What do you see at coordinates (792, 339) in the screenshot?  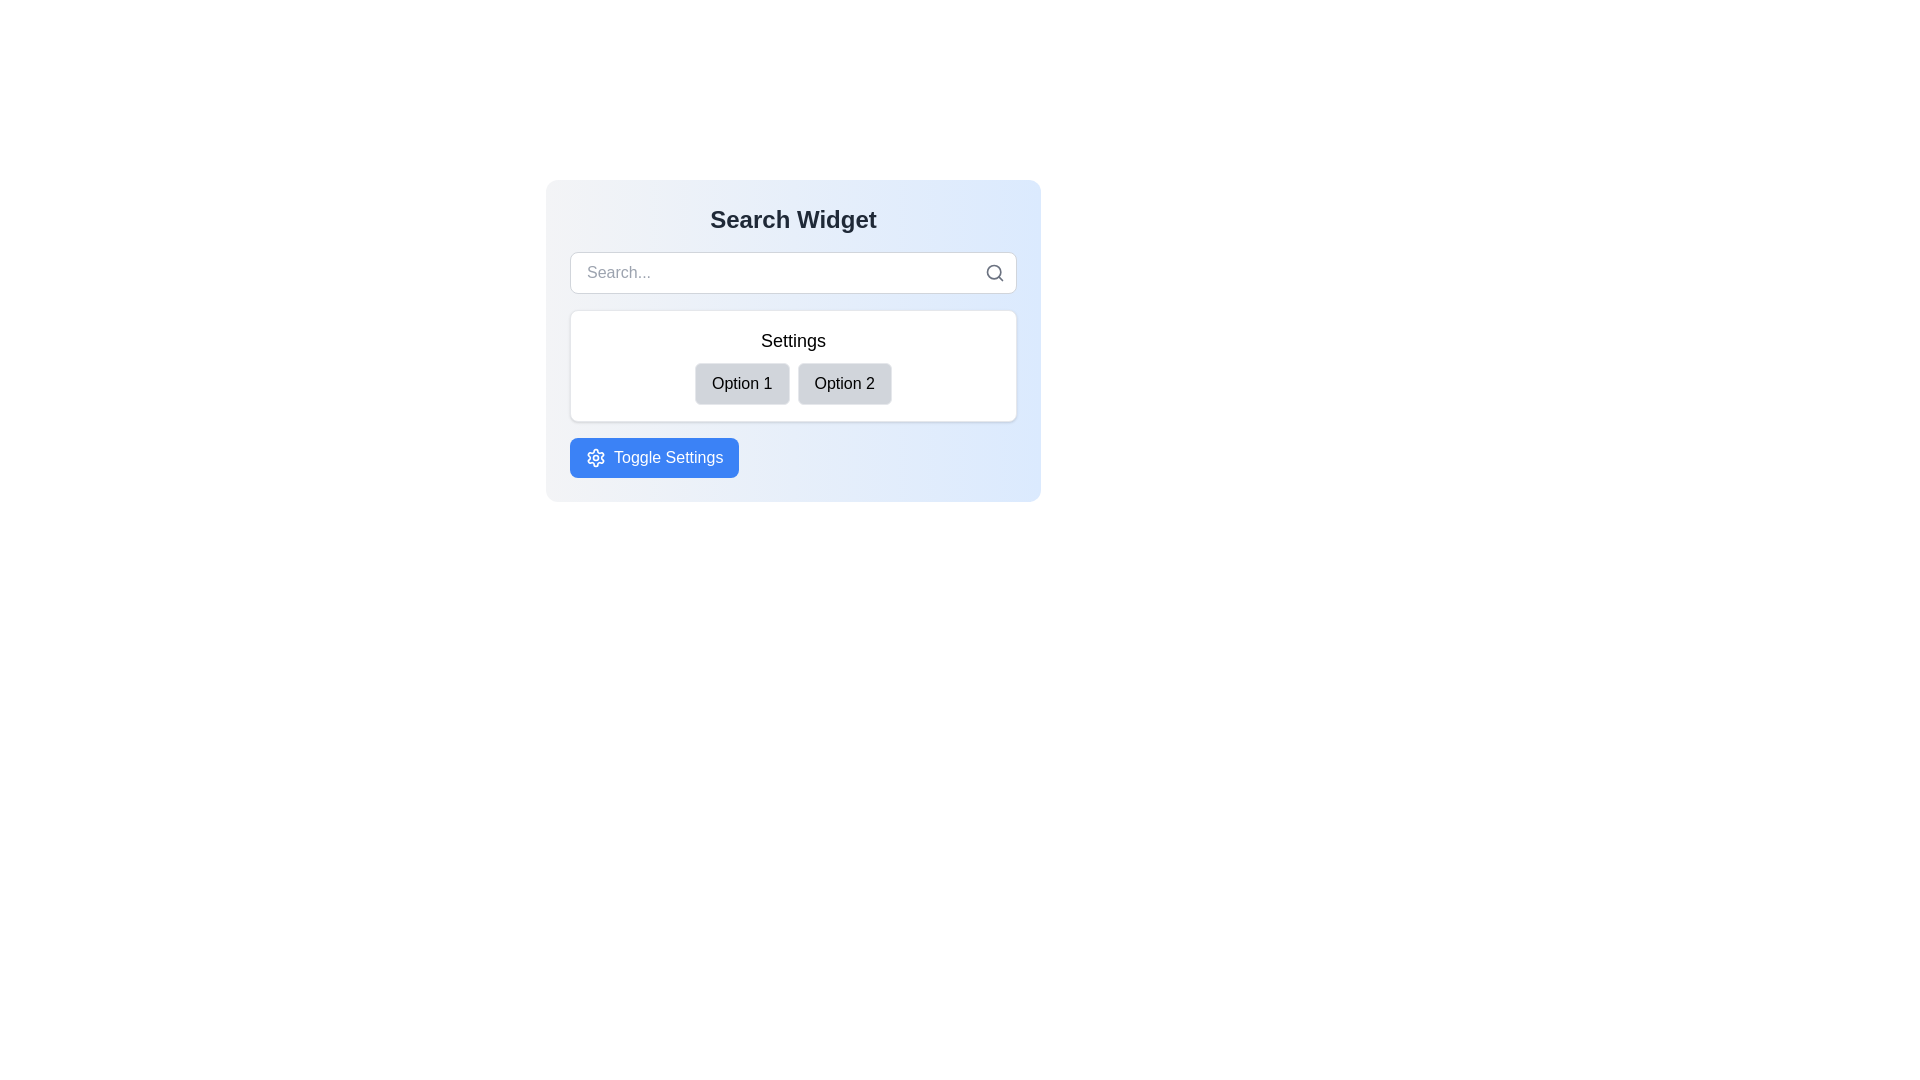 I see `the text label that reads 'Settings', which is styled with a medium-sized bold font and is visually aligned with the buttons 'Option 1' and 'Option 2'` at bounding box center [792, 339].